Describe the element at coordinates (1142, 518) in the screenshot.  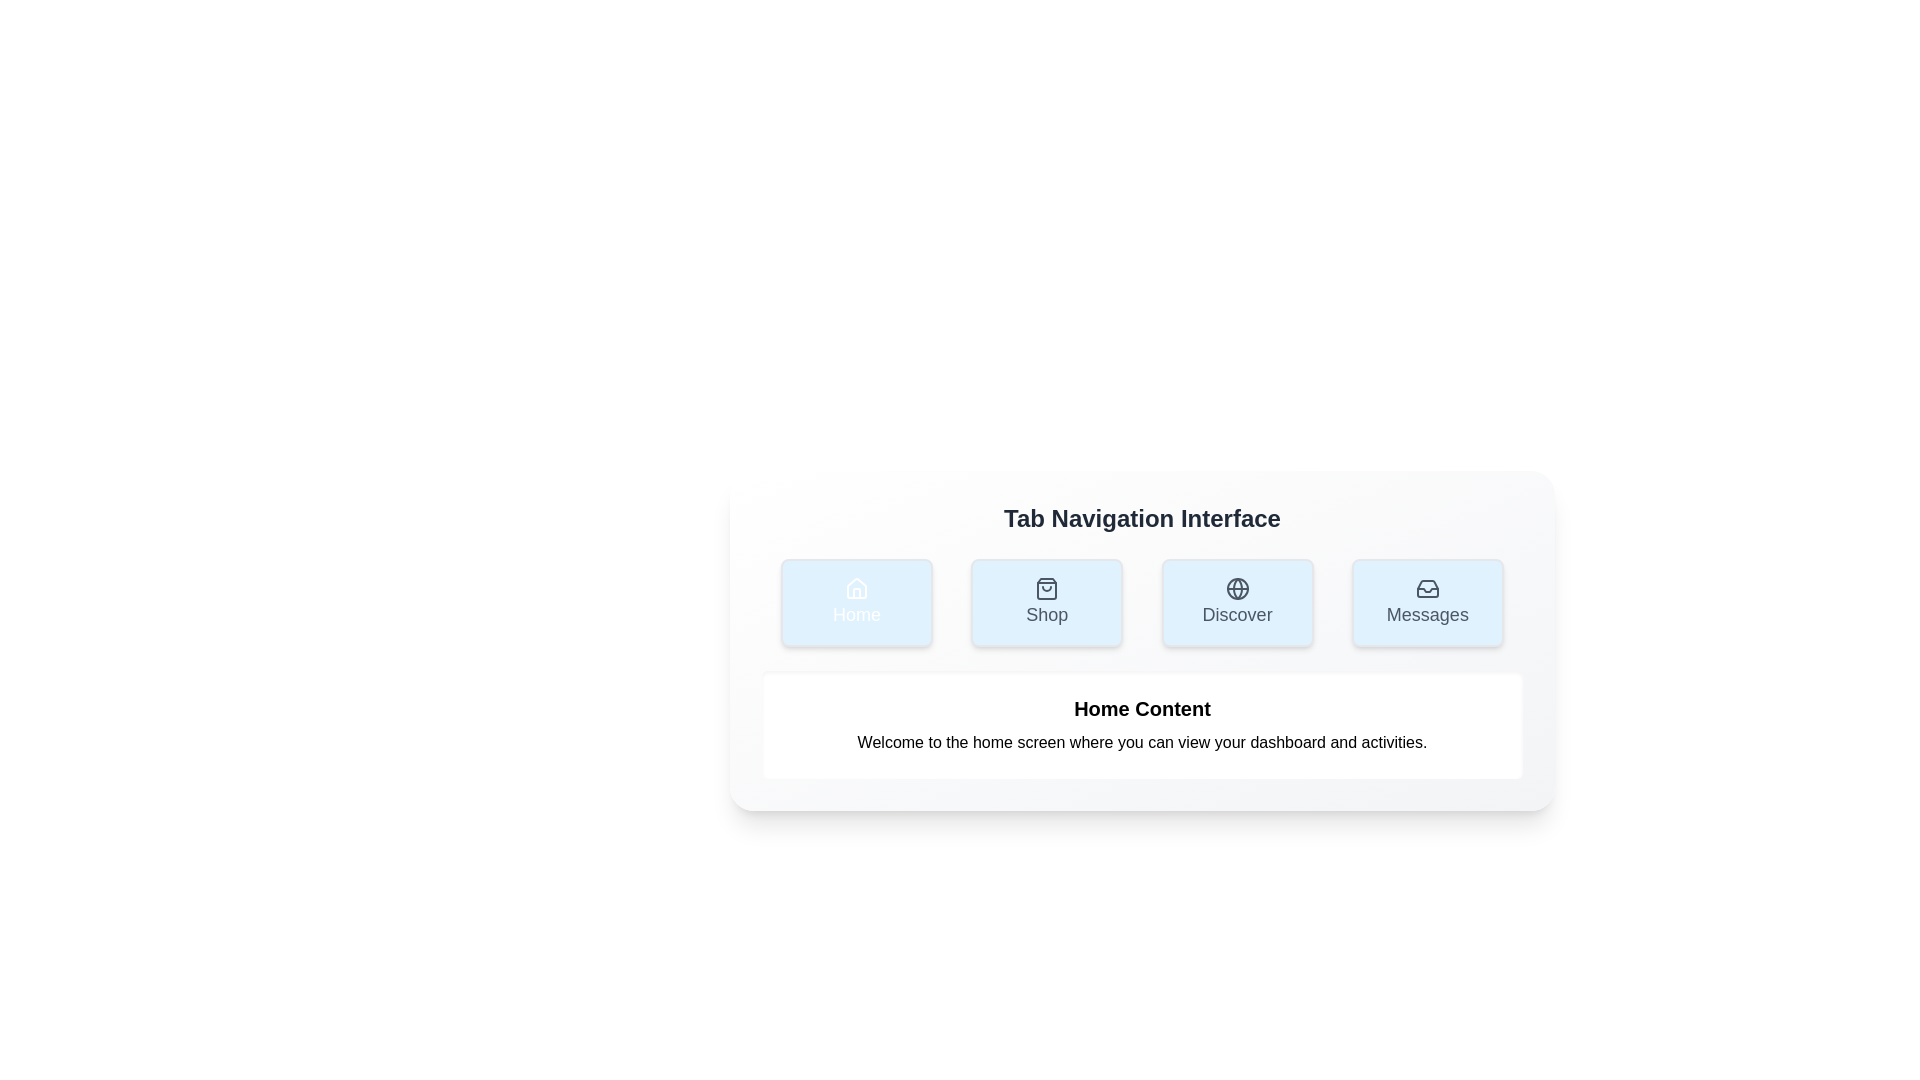
I see `the text header component titled 'Tab Navigation Interface', which is prominently displayed at the top center of the card, above the navigation bar` at that location.